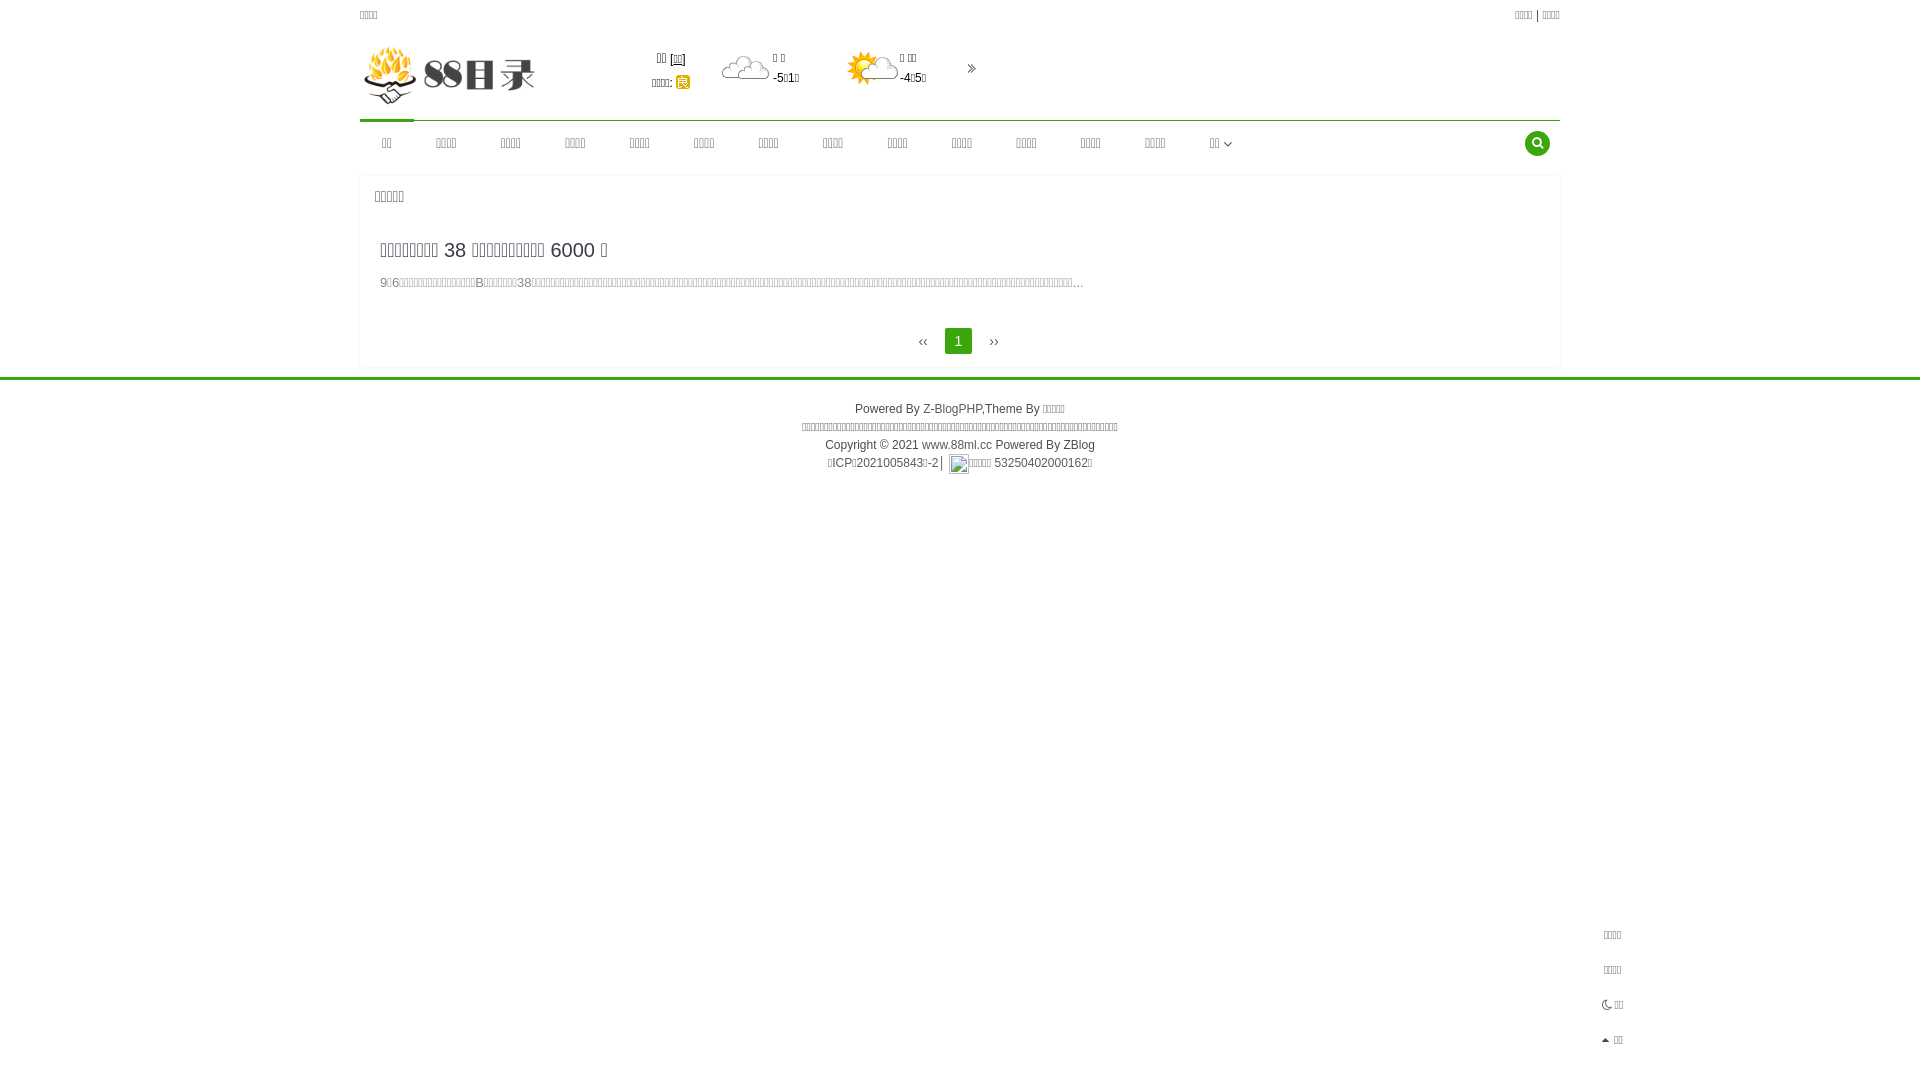  I want to click on 'www.88ml.cc', so click(955, 443).